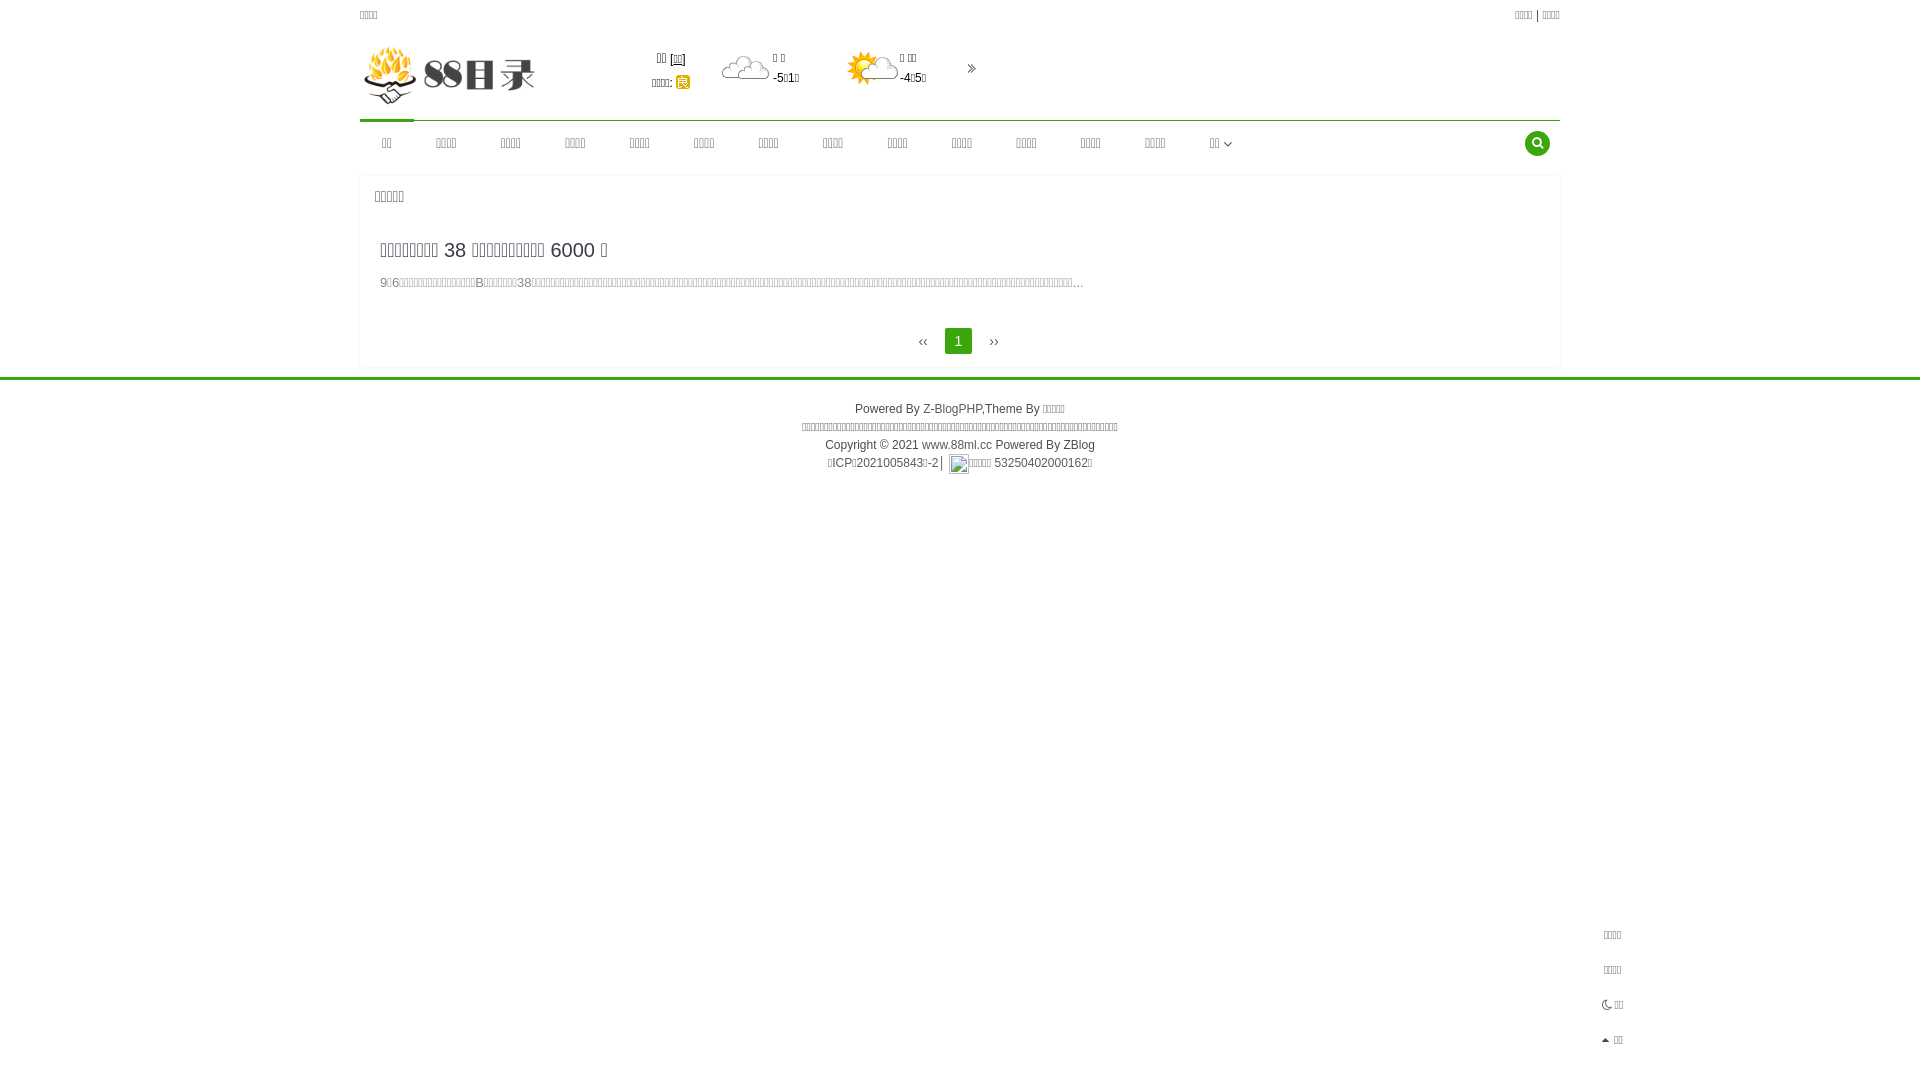  I want to click on 'www.88ml.cc', so click(955, 443).